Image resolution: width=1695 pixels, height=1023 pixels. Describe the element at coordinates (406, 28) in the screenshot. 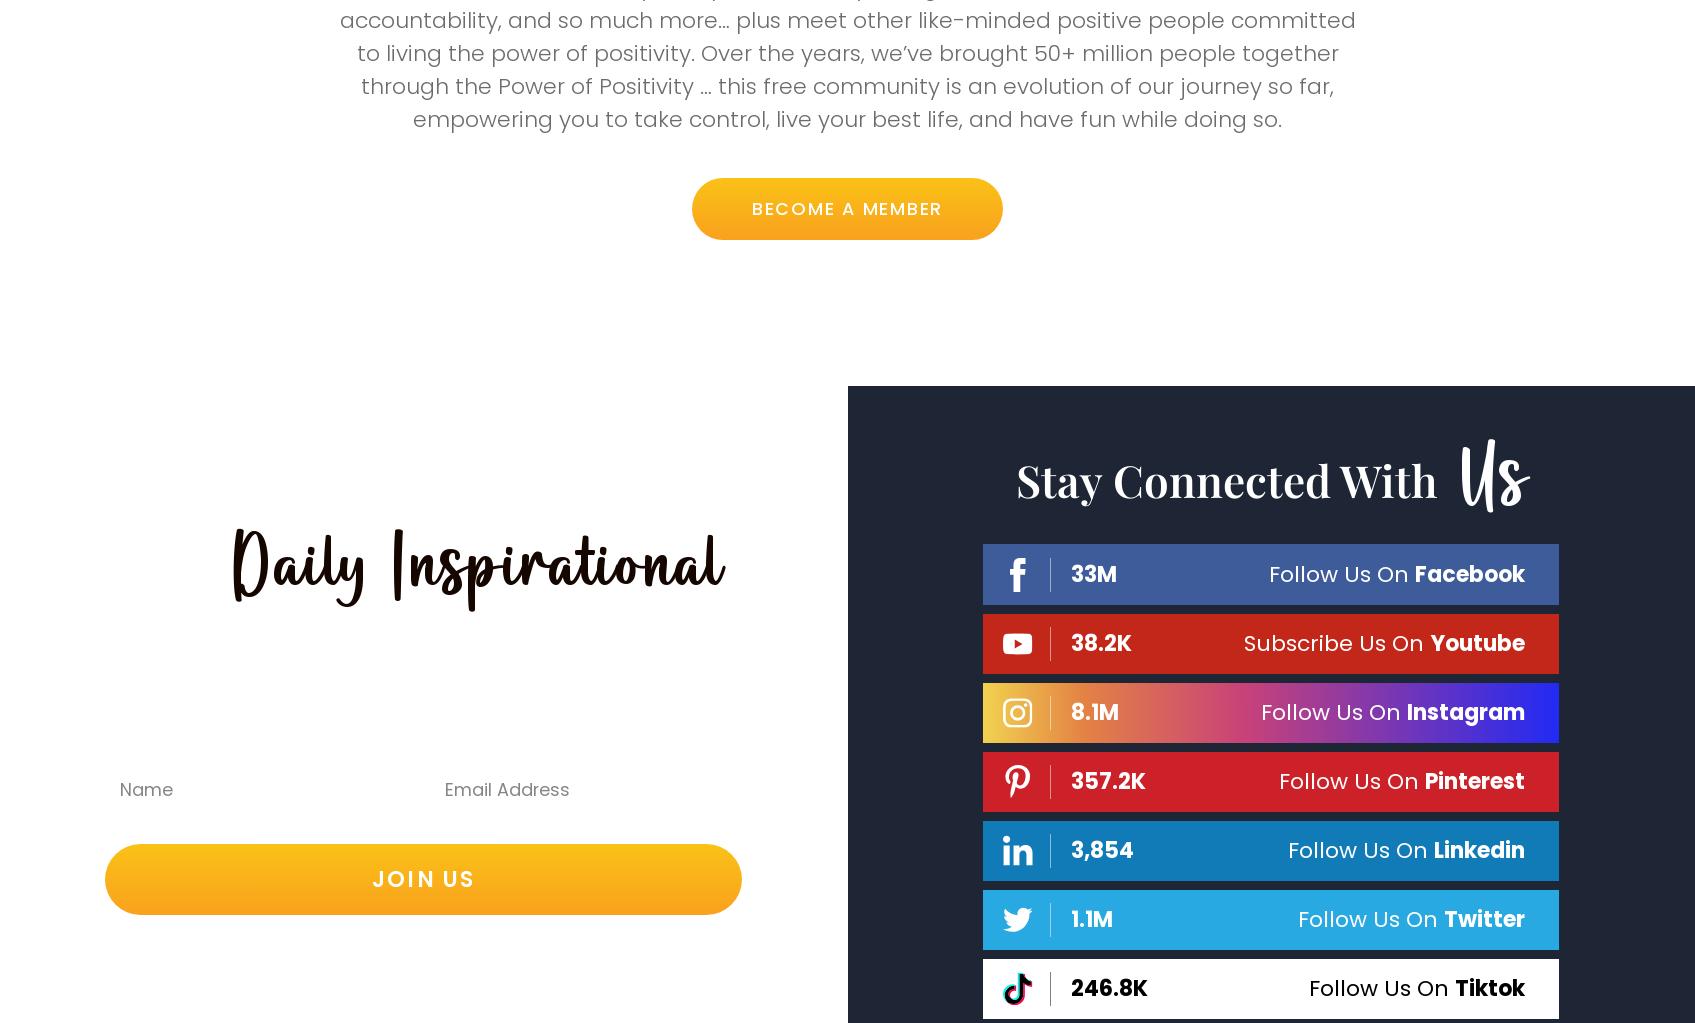

I see `'Join'` at that location.